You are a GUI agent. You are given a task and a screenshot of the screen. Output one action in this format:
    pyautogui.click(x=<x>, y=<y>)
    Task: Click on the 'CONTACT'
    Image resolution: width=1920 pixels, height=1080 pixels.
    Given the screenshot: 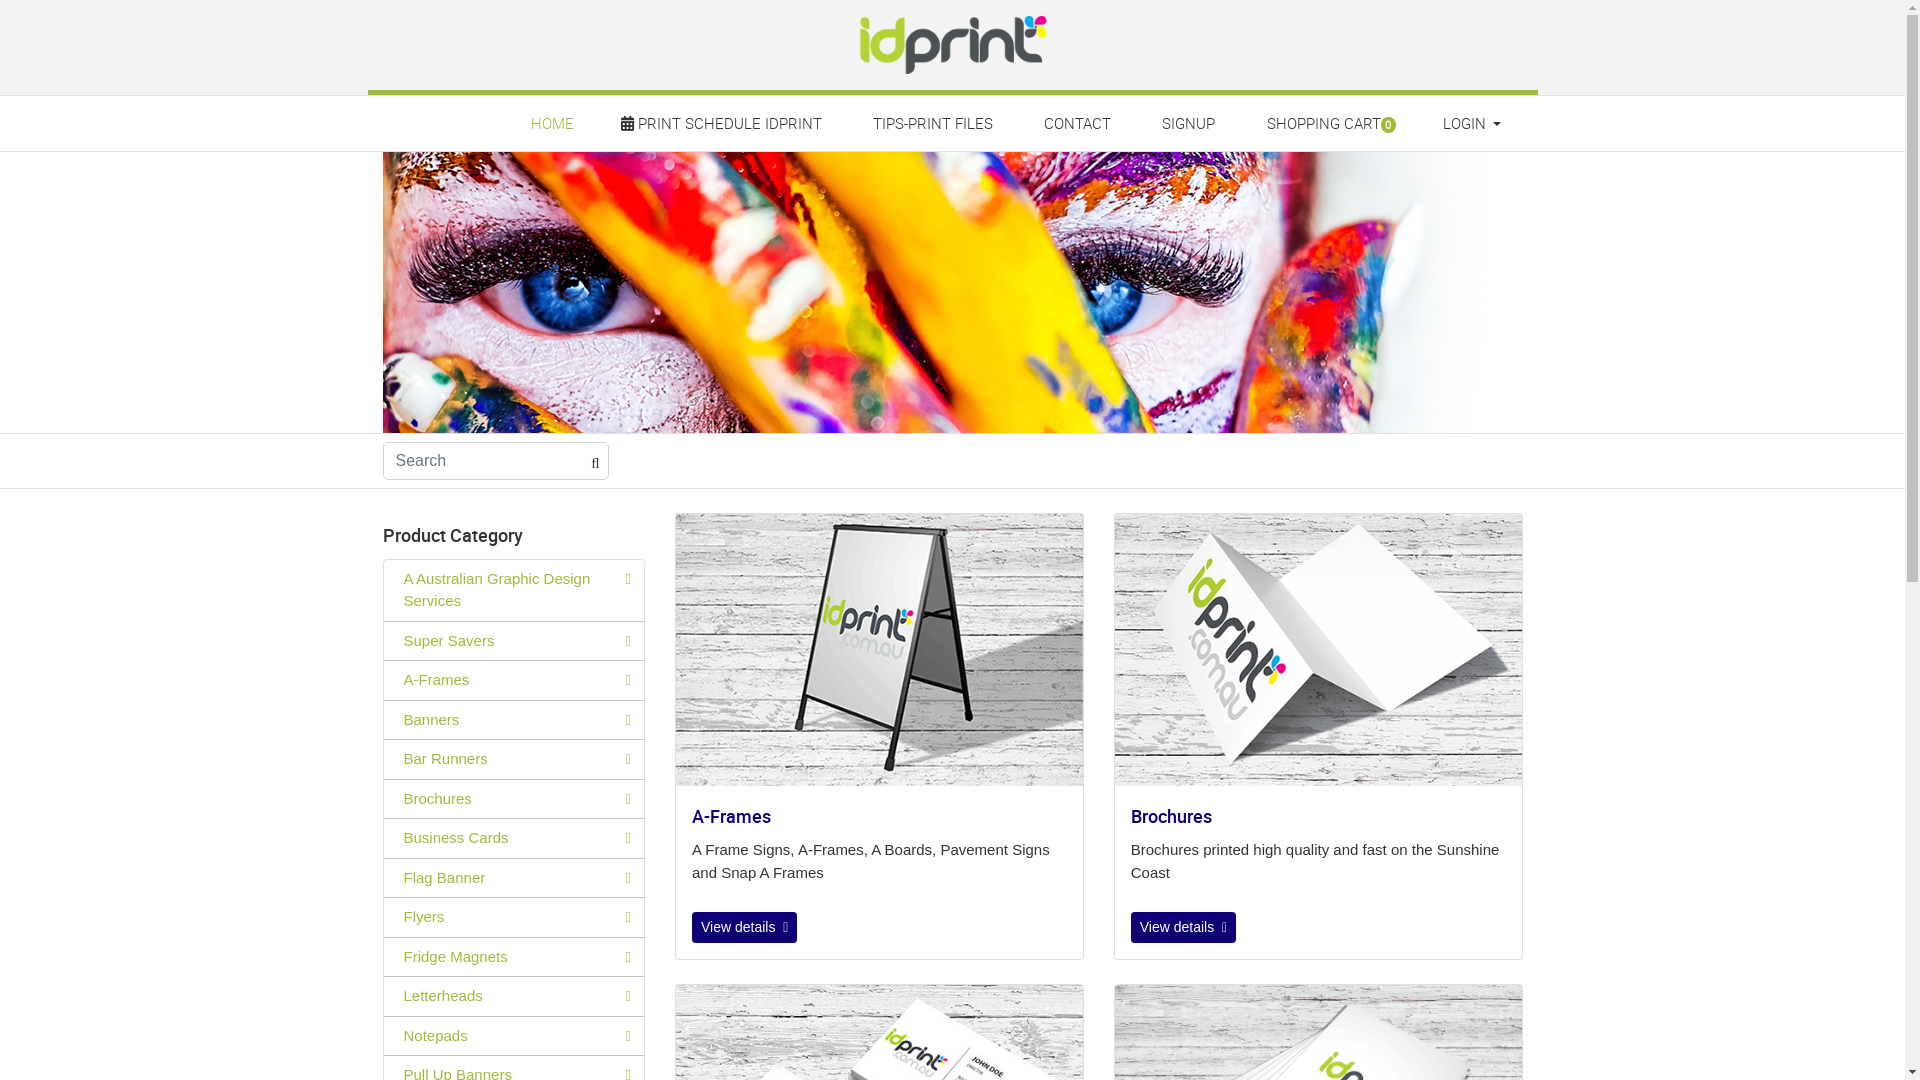 What is the action you would take?
    pyautogui.click(x=1077, y=123)
    